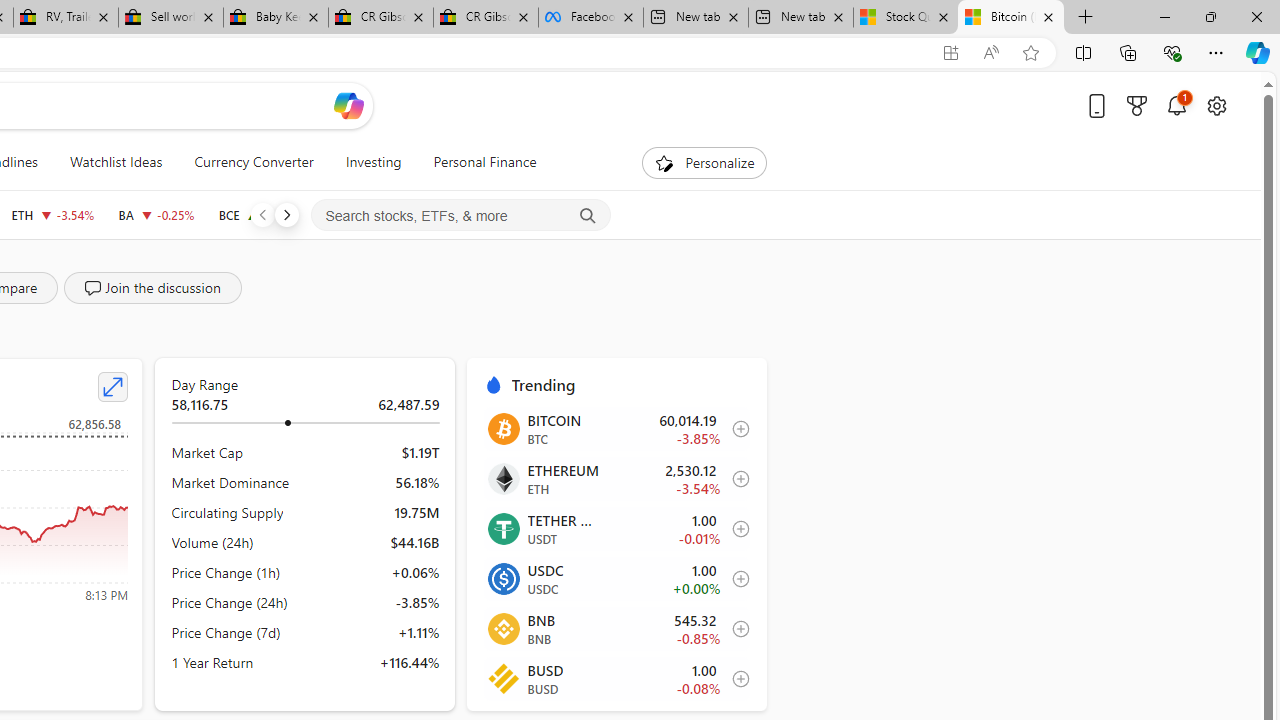  Describe the element at coordinates (734, 677) in the screenshot. I see `'Add to Watchlist'` at that location.